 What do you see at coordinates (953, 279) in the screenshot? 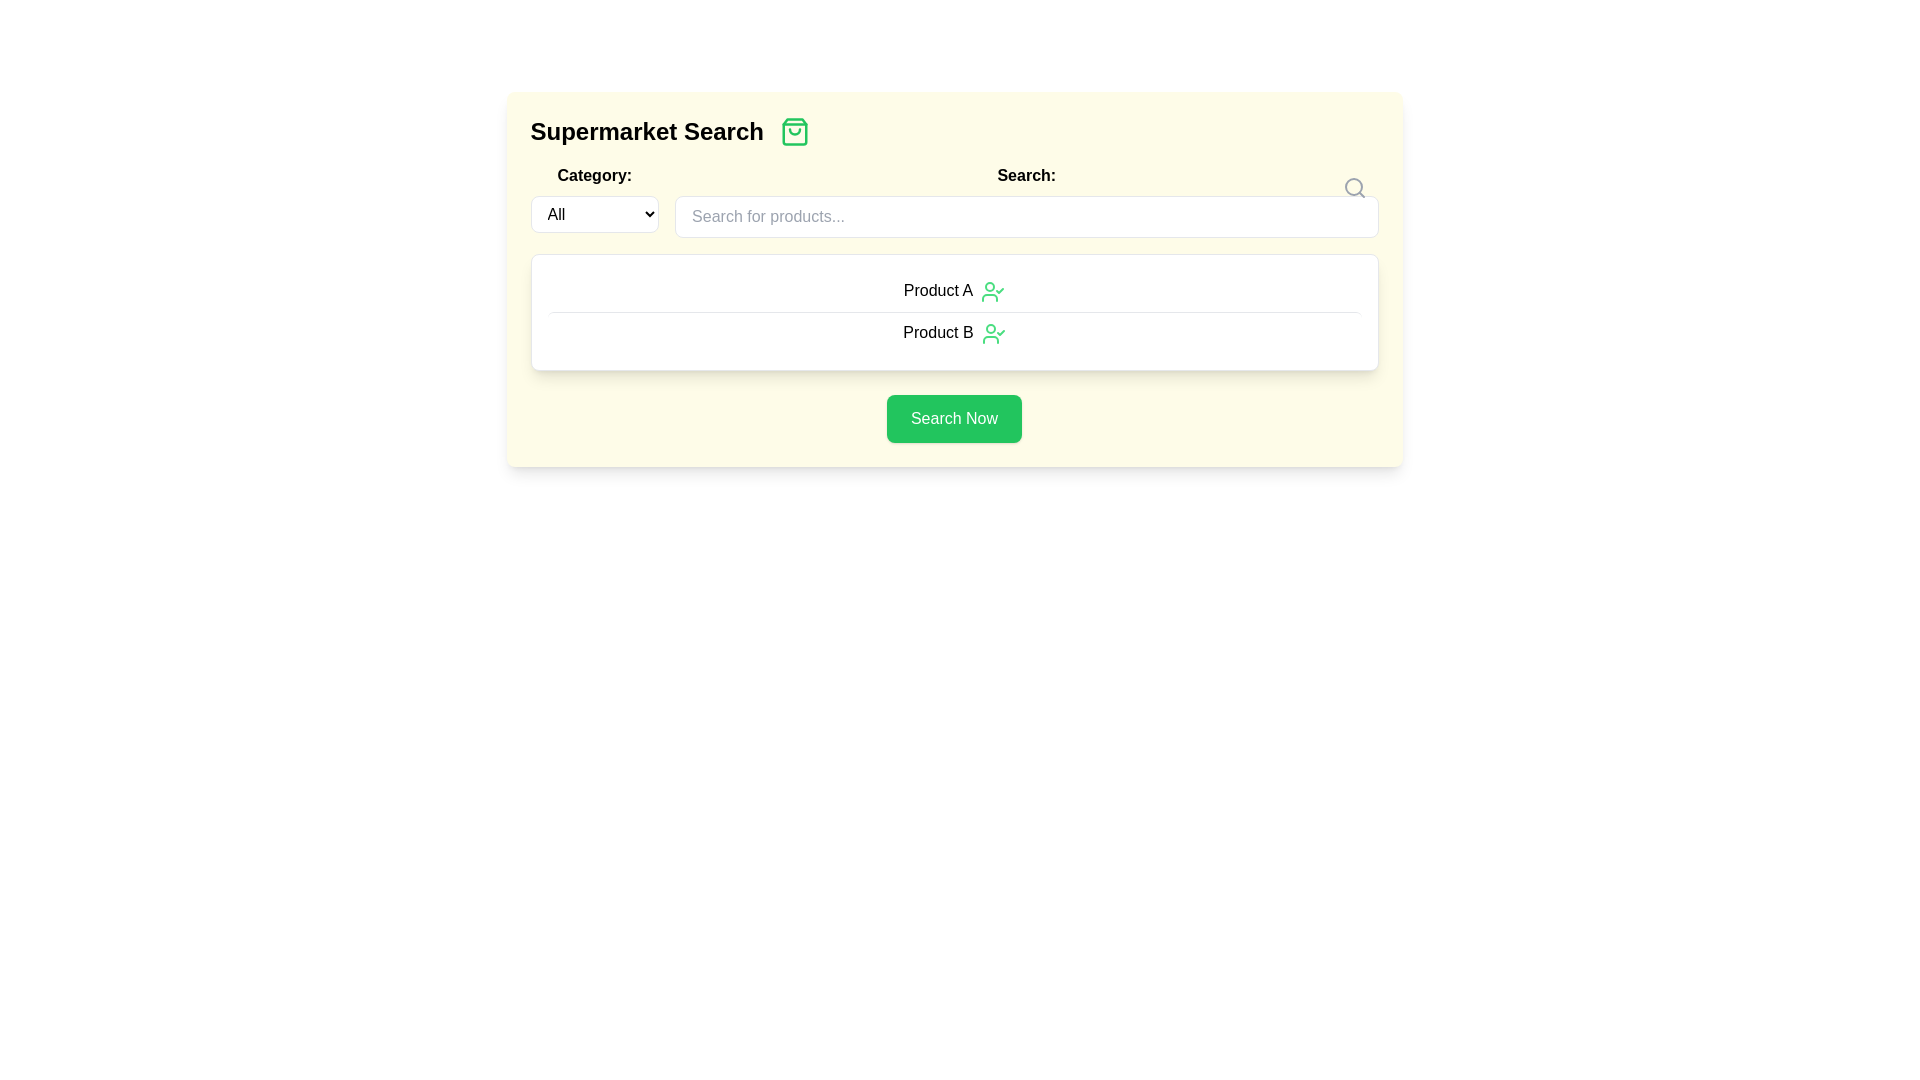
I see `the filter options within the central search interface of the supermarket application, located under the header` at bounding box center [953, 279].